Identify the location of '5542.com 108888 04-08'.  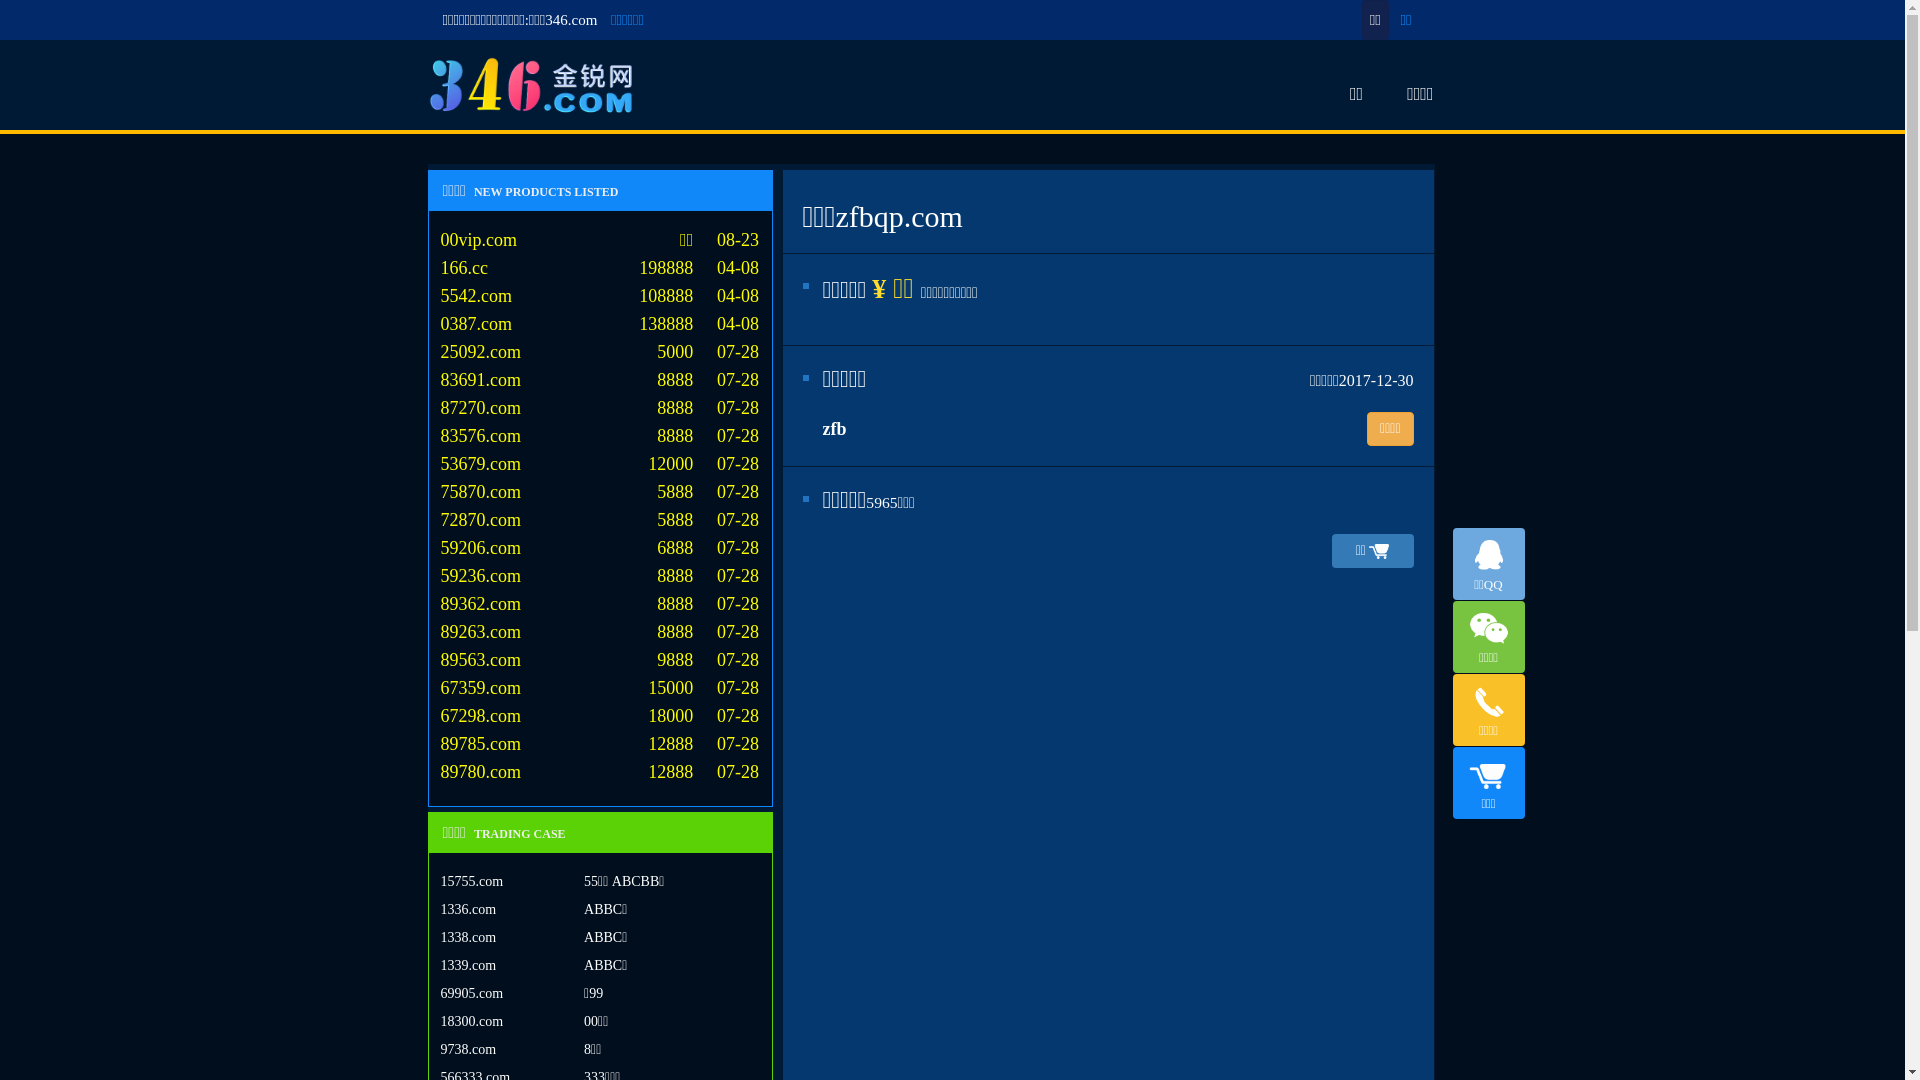
(598, 304).